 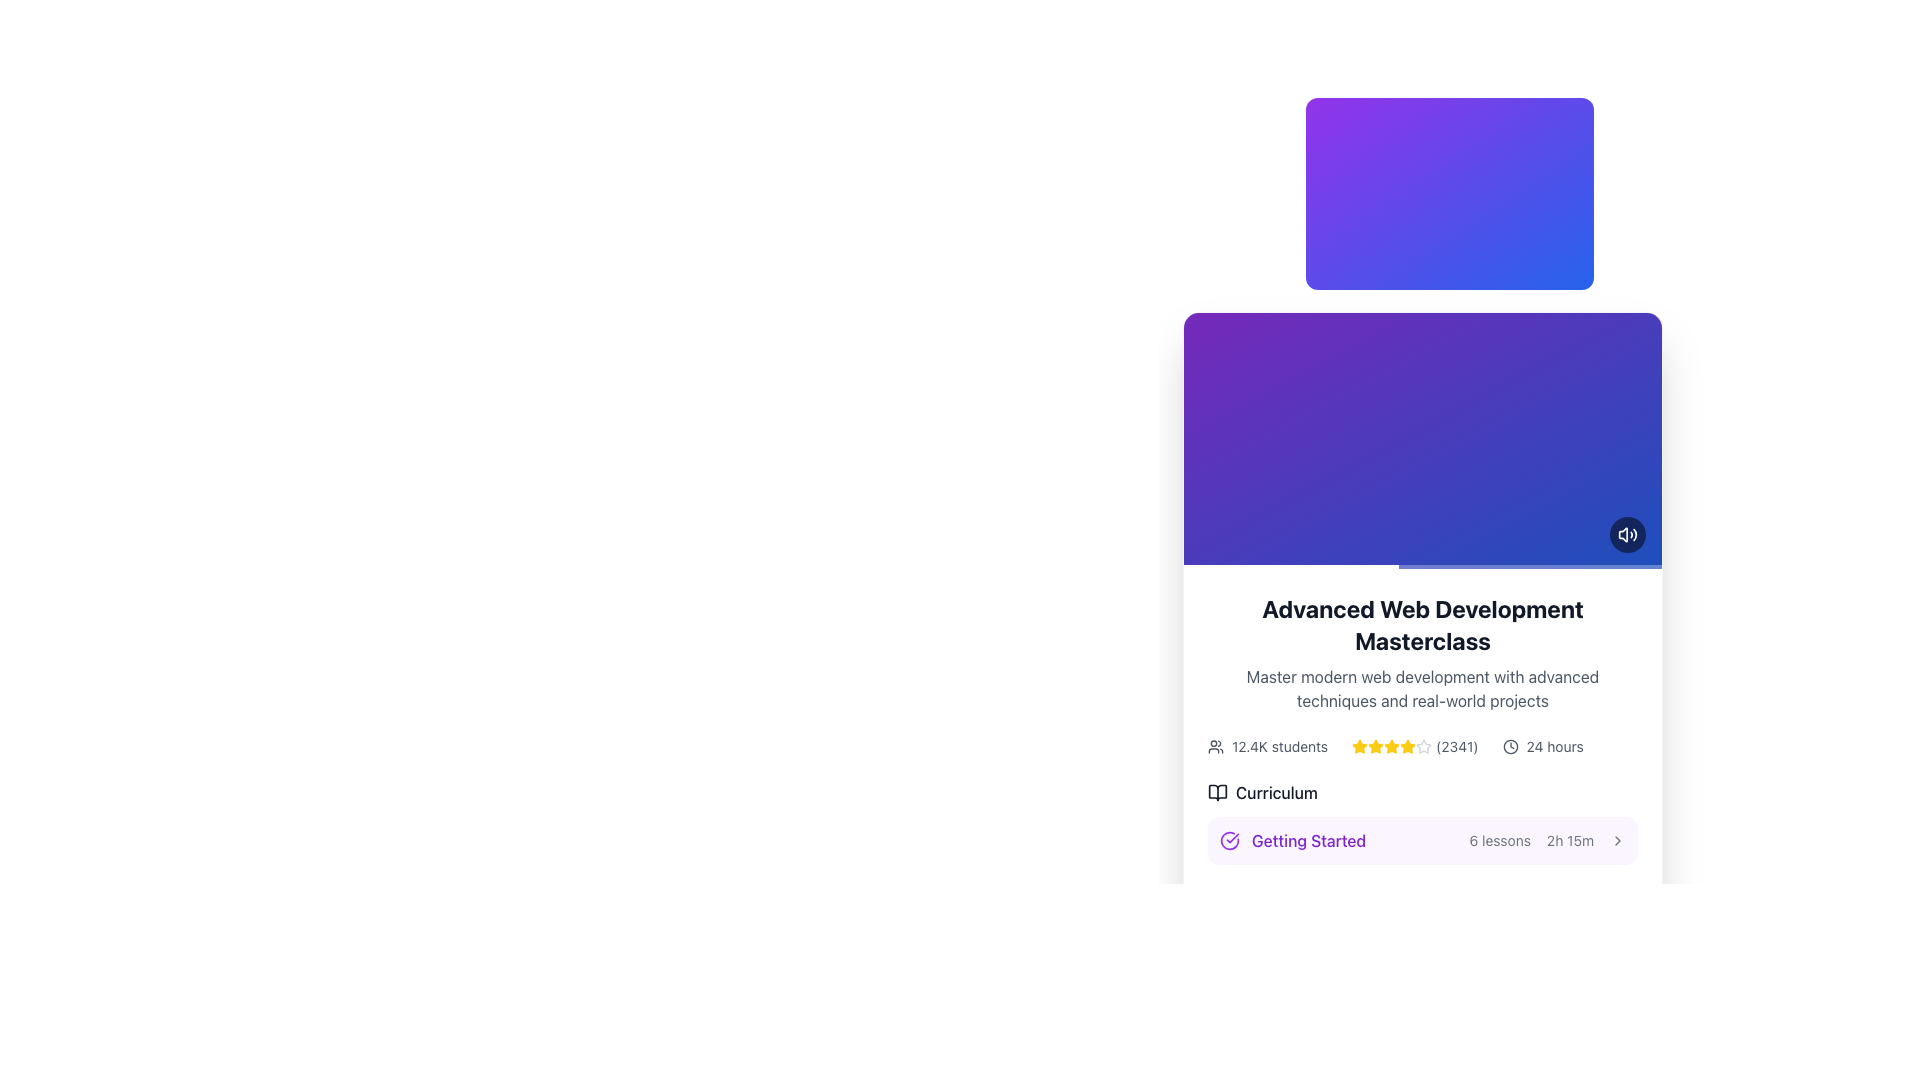 What do you see at coordinates (1421, 840) in the screenshot?
I see `the 'Getting Started' button located at the top of the curriculum section` at bounding box center [1421, 840].